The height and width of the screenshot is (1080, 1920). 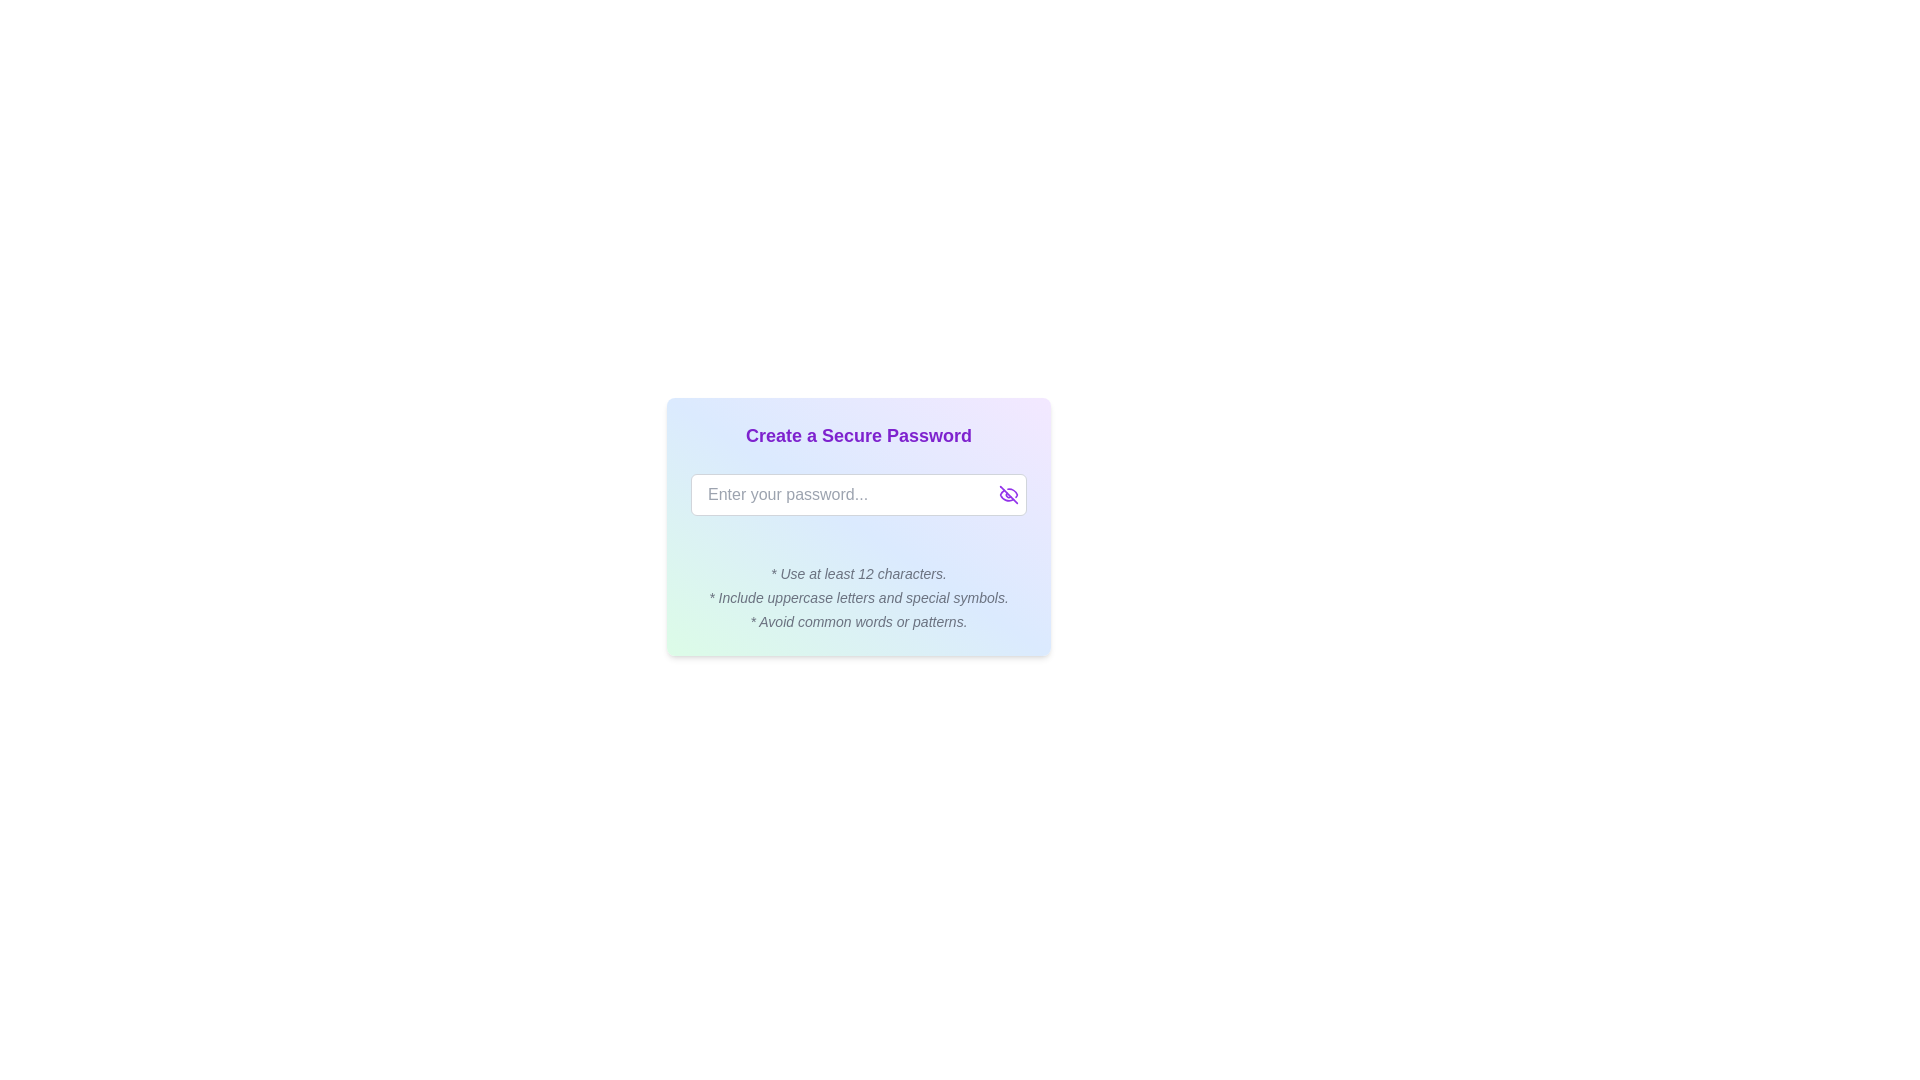 What do you see at coordinates (859, 620) in the screenshot?
I see `instructional text that says '* Avoid common words or patterns.' which is styled in a smaller italicized gray font and is the third item in a vertical list of instructions below the password input field` at bounding box center [859, 620].